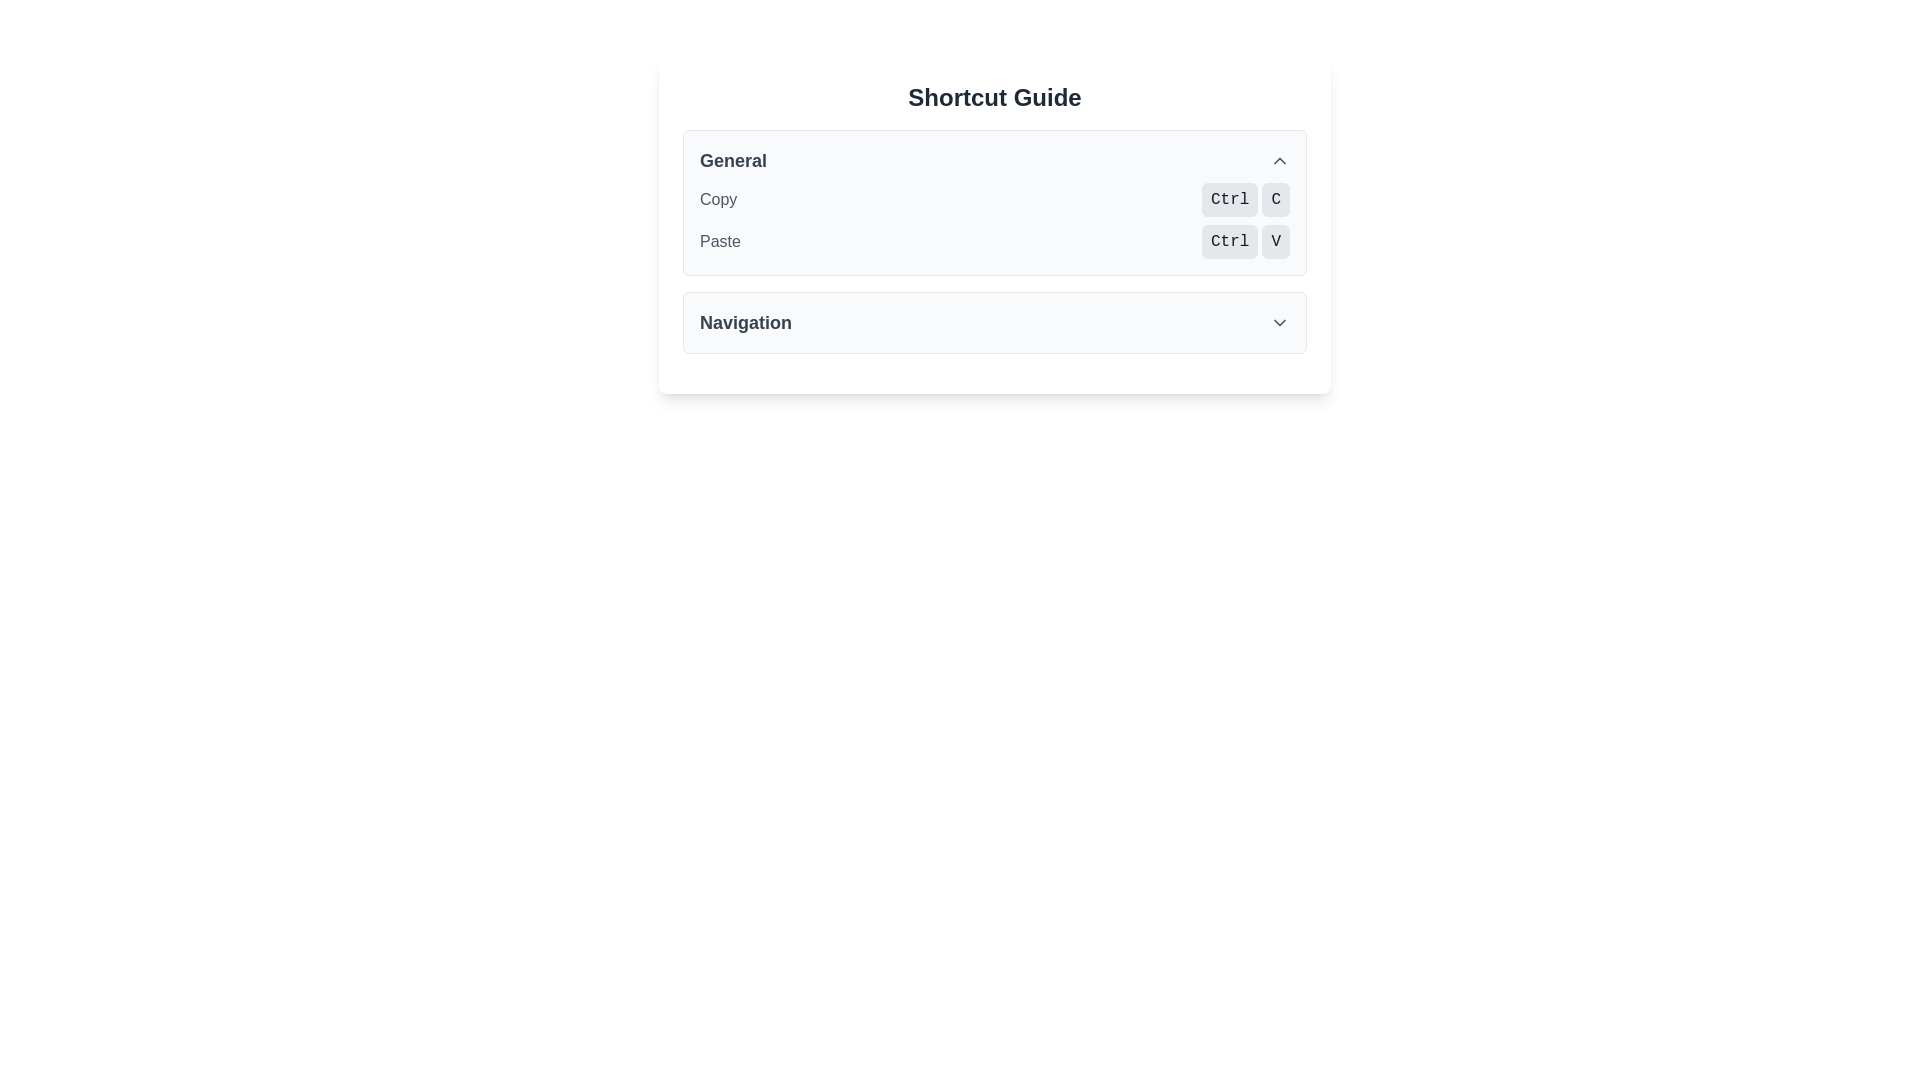 The image size is (1920, 1080). What do you see at coordinates (1229, 200) in the screenshot?
I see `the 'Ctrl' button, which is a rectangular button-like component with a light gray background and darker gray text, located towards the center-right of the interface within the 'Shortcut Guide'` at bounding box center [1229, 200].